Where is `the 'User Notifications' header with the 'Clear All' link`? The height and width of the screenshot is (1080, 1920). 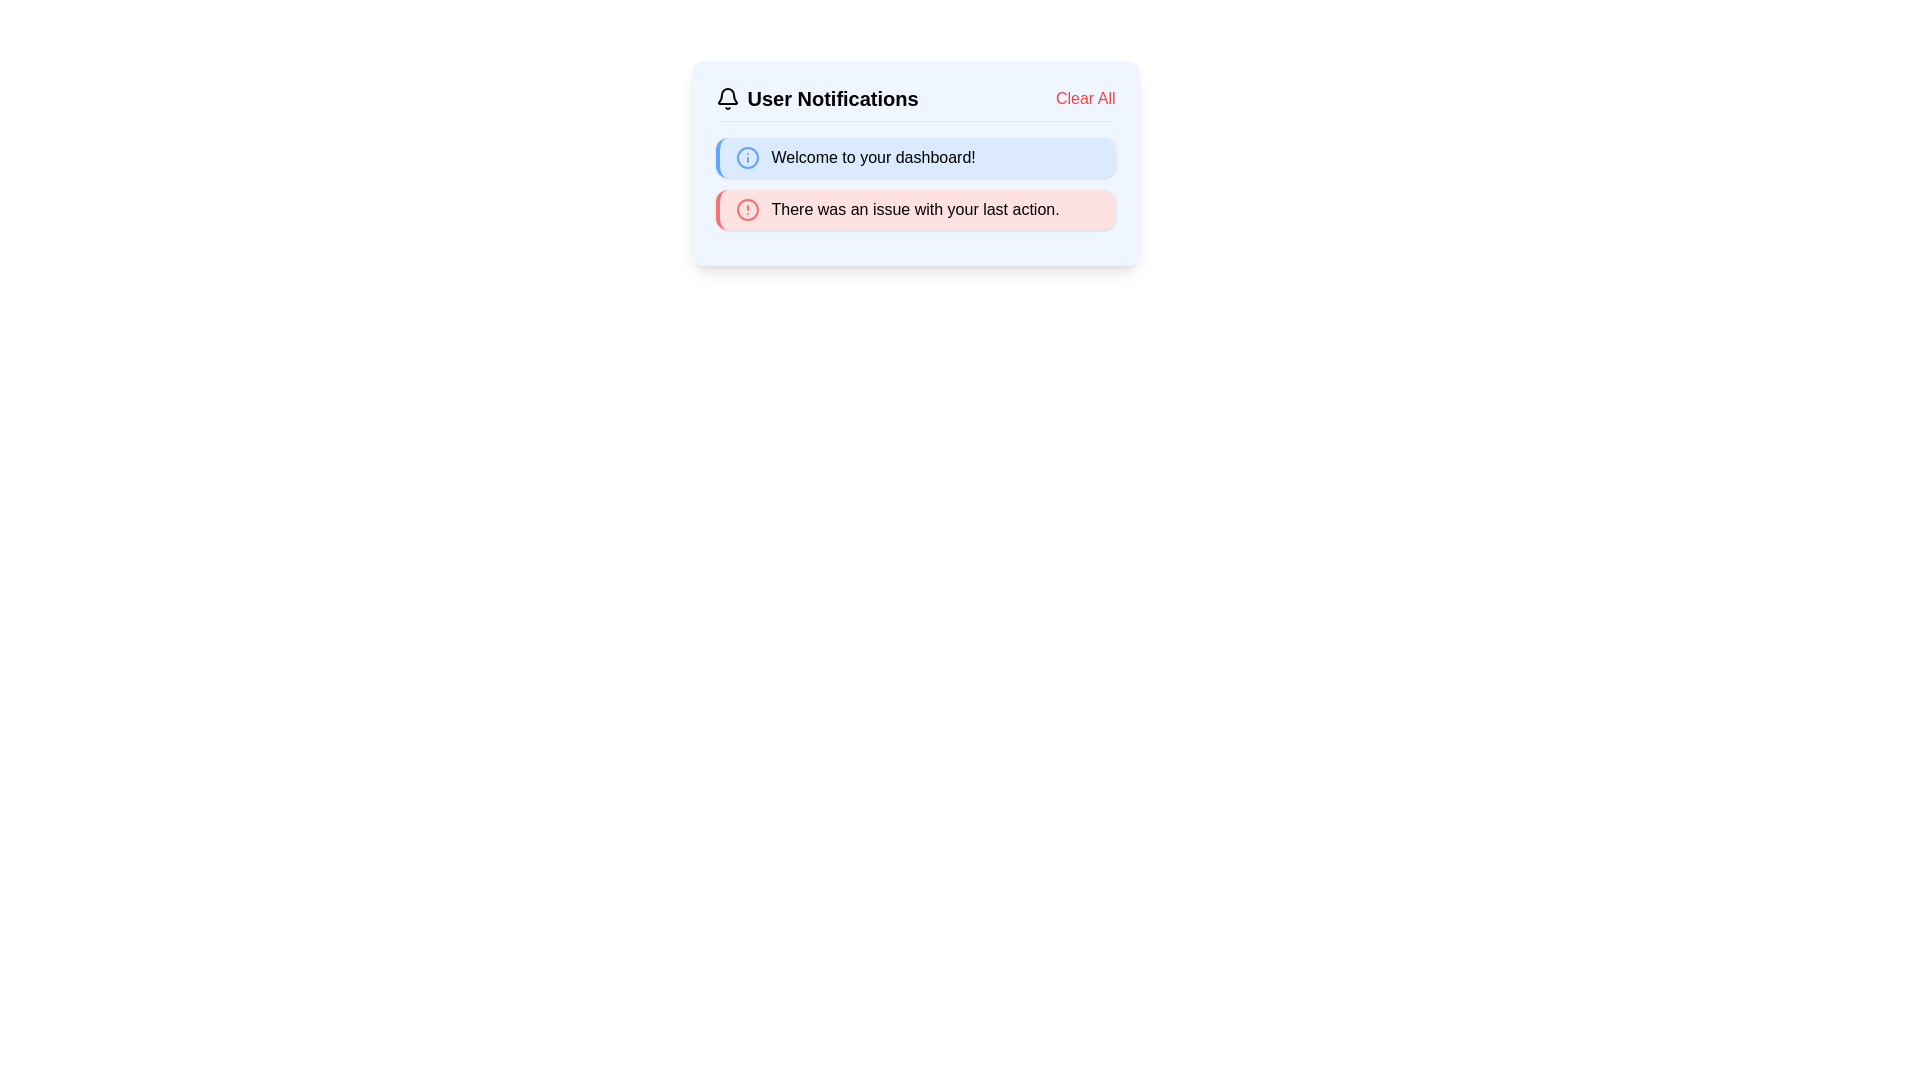
the 'User Notifications' header with the 'Clear All' link is located at coordinates (914, 103).